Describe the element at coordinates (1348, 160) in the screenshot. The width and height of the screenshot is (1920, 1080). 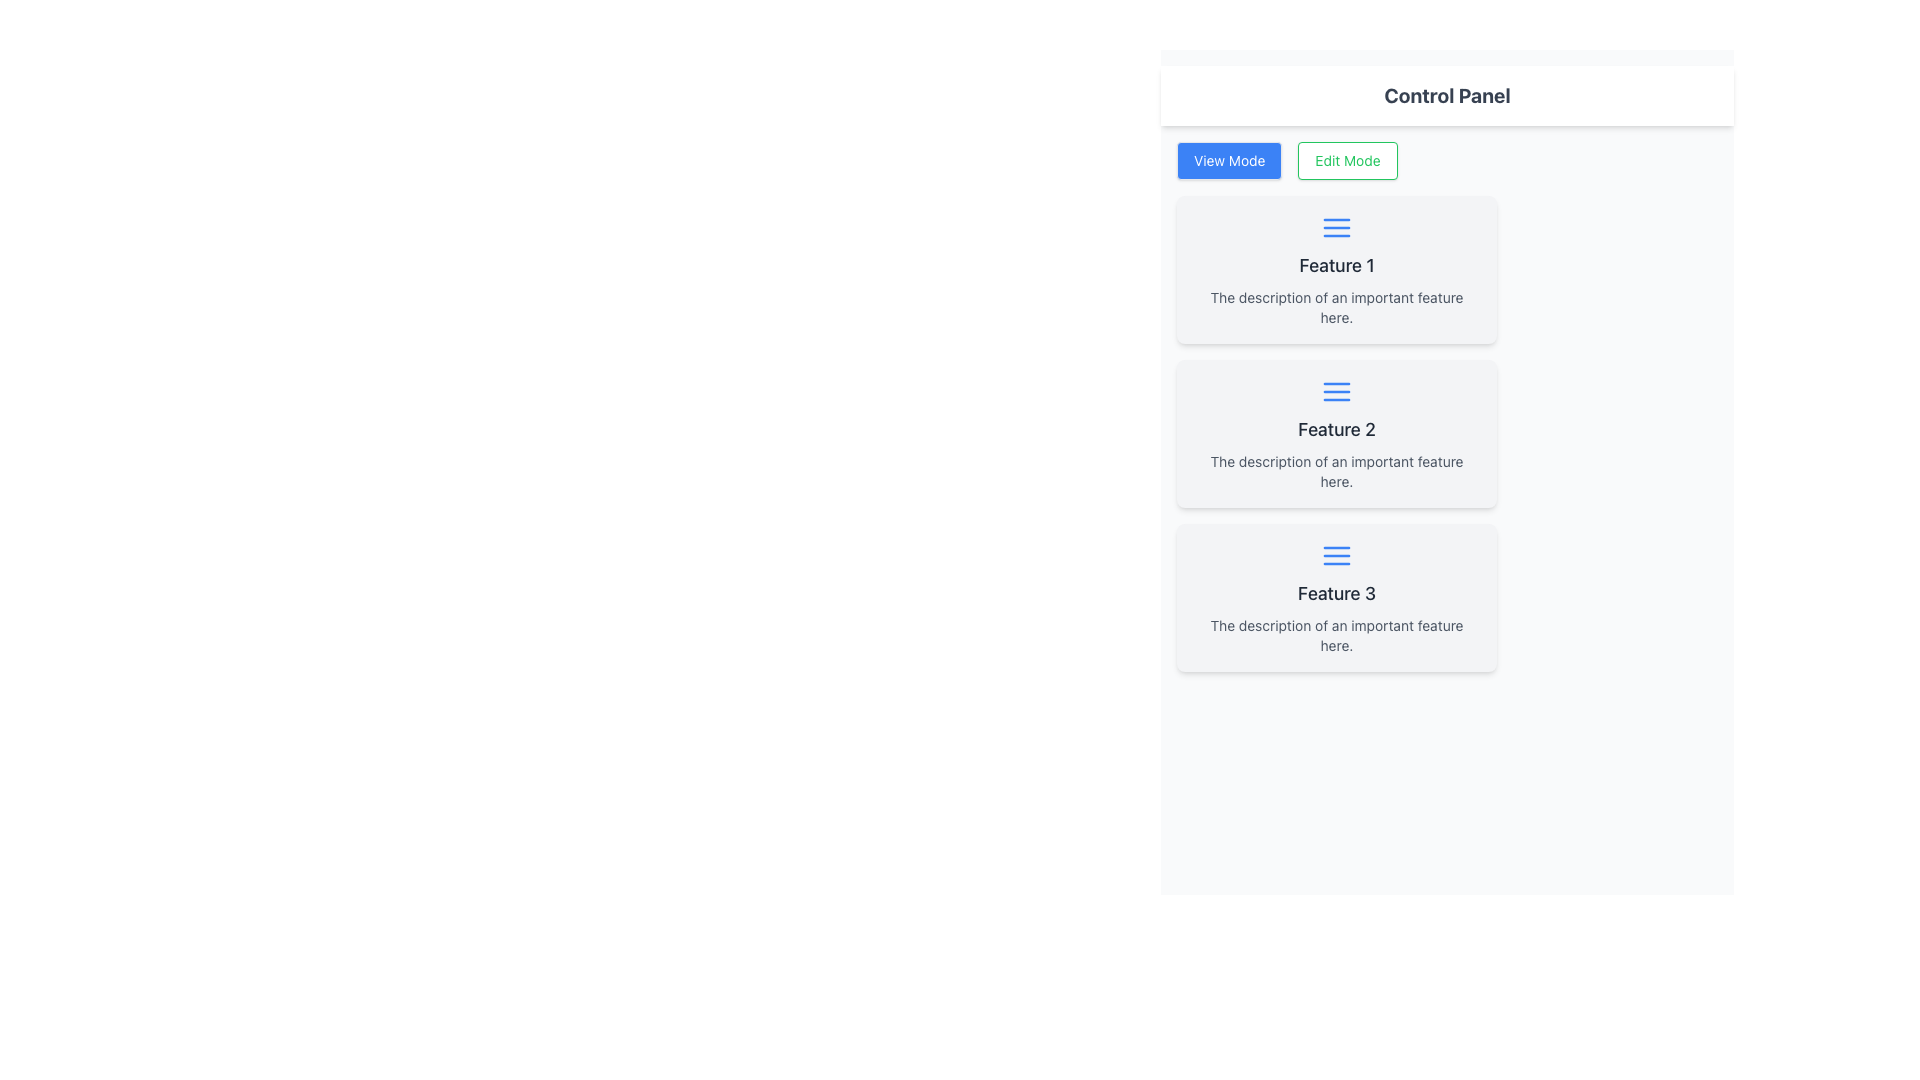
I see `the edit mode button located to the right of the 'View Mode' button in the top-right corner of the interface` at that location.